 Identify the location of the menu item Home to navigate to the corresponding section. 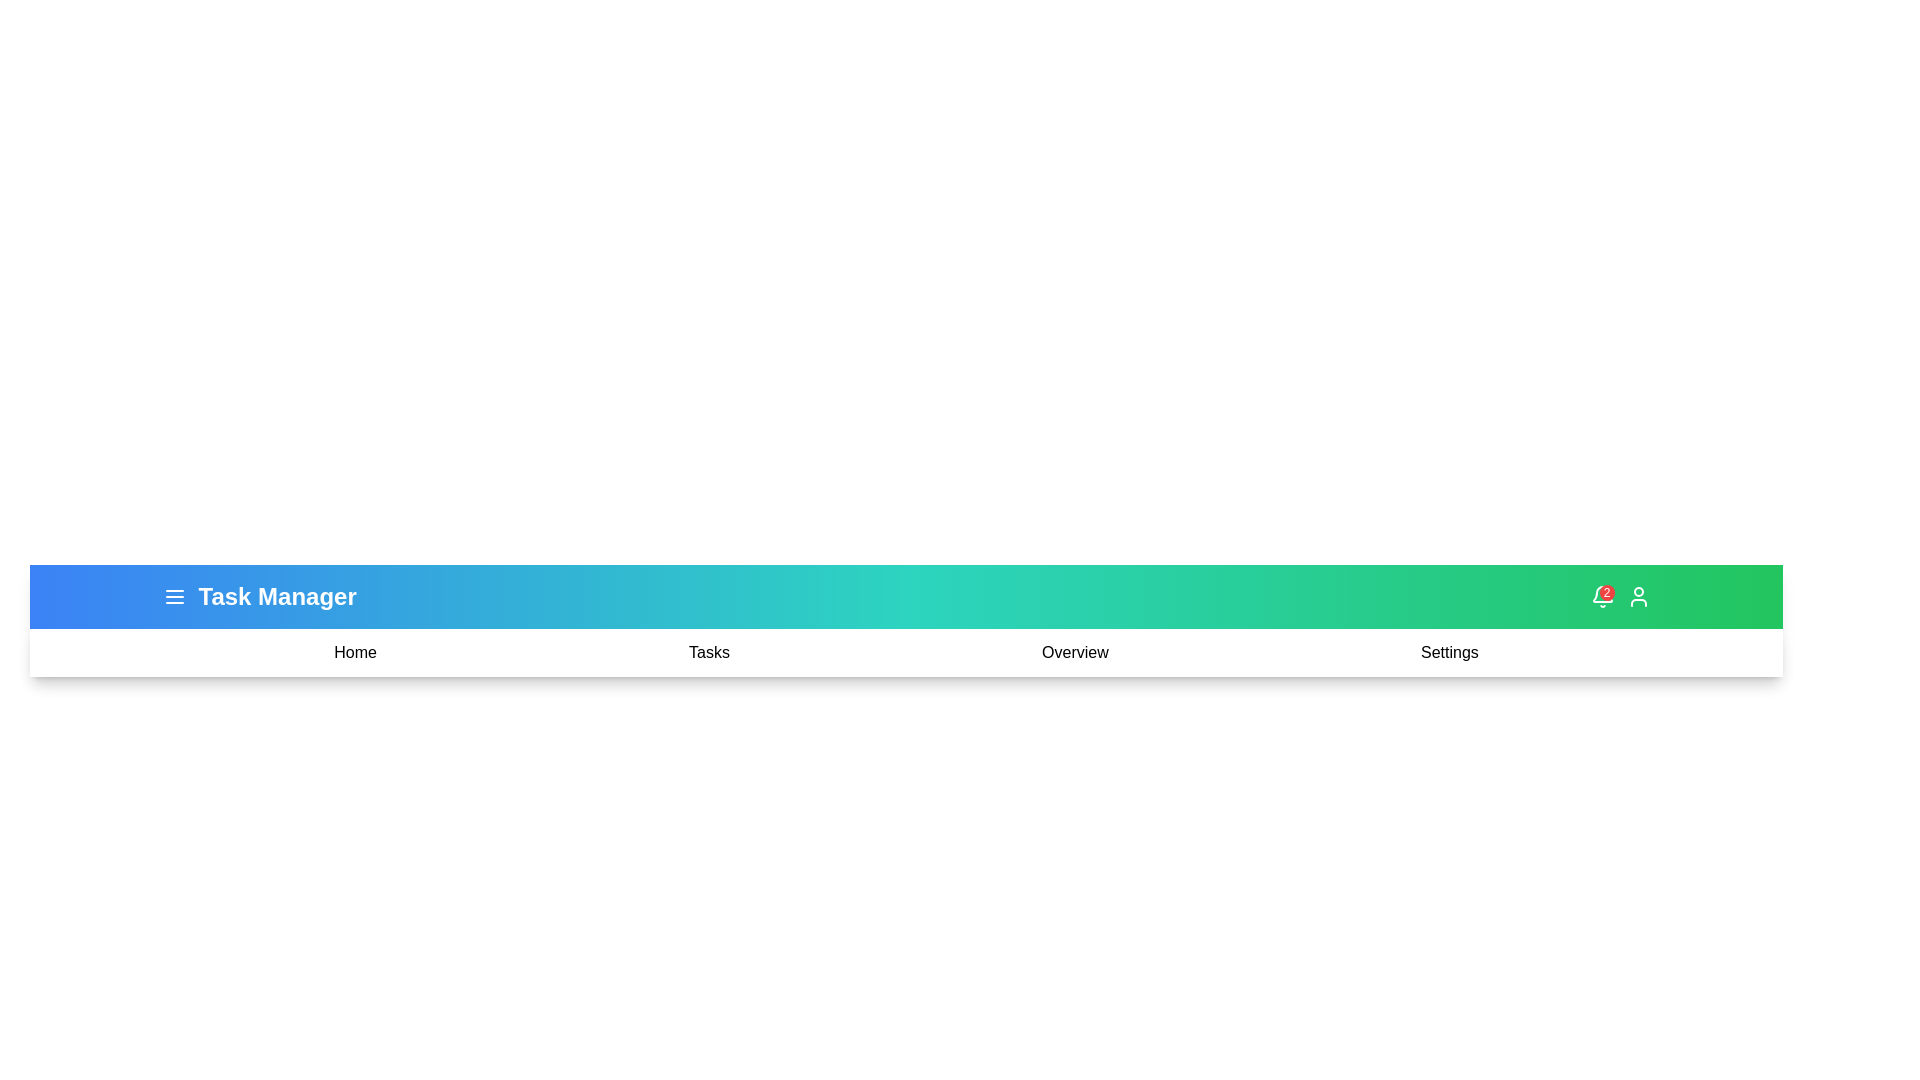
(355, 652).